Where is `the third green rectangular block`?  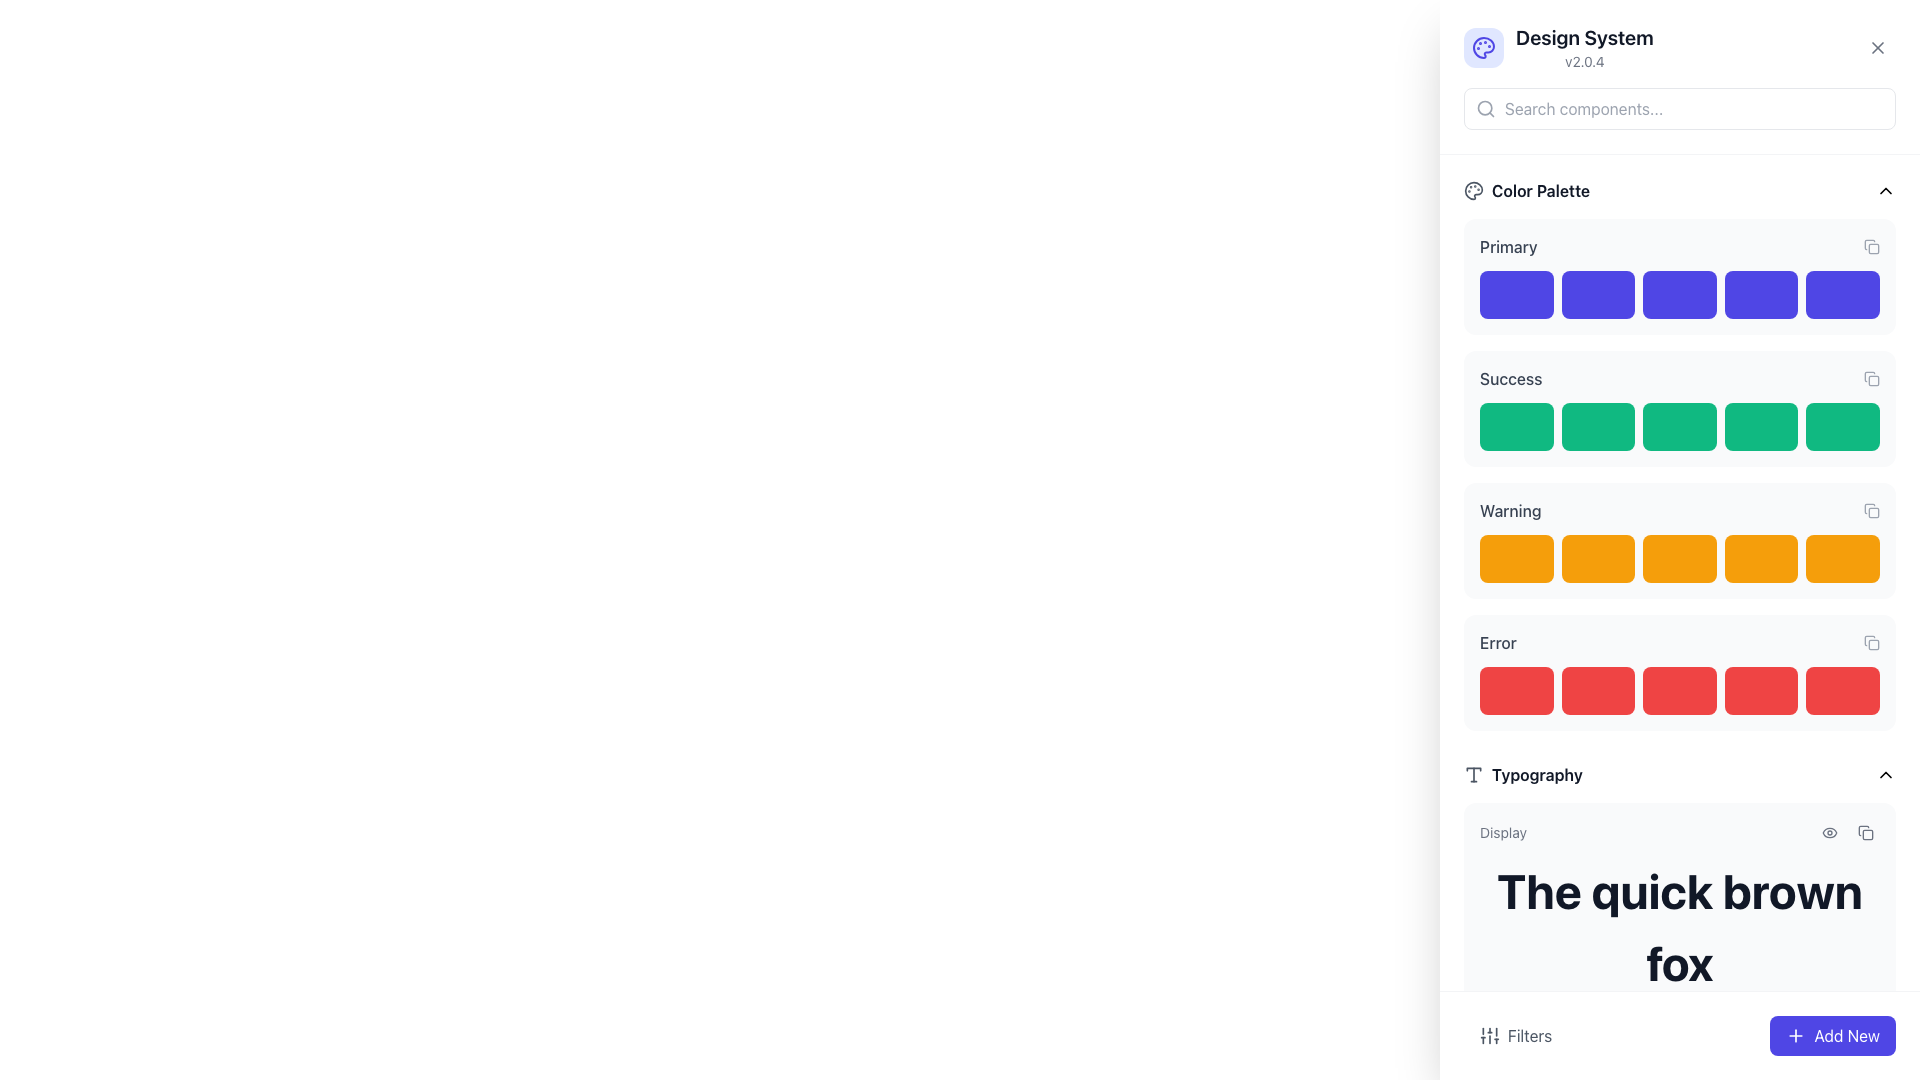 the third green rectangular block is located at coordinates (1680, 407).